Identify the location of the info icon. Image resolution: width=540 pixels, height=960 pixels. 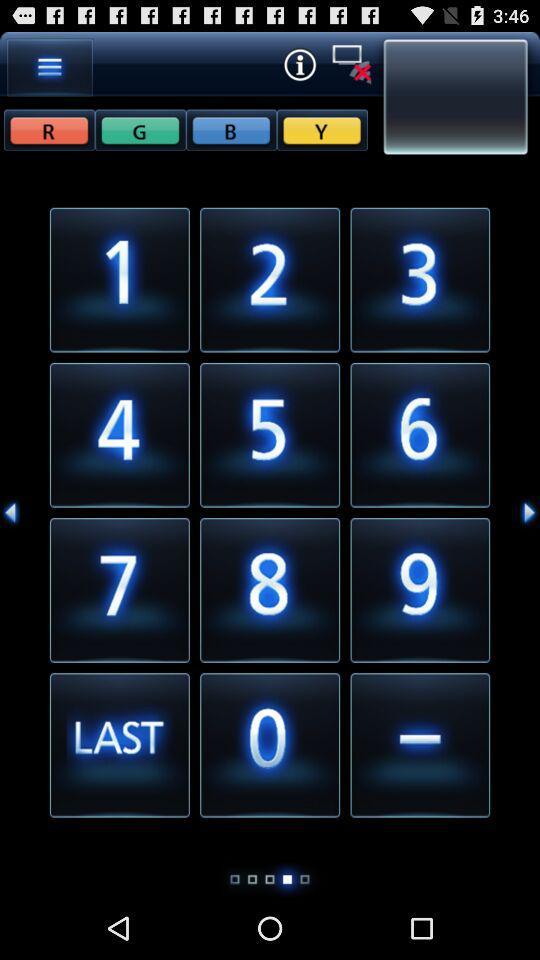
(298, 68).